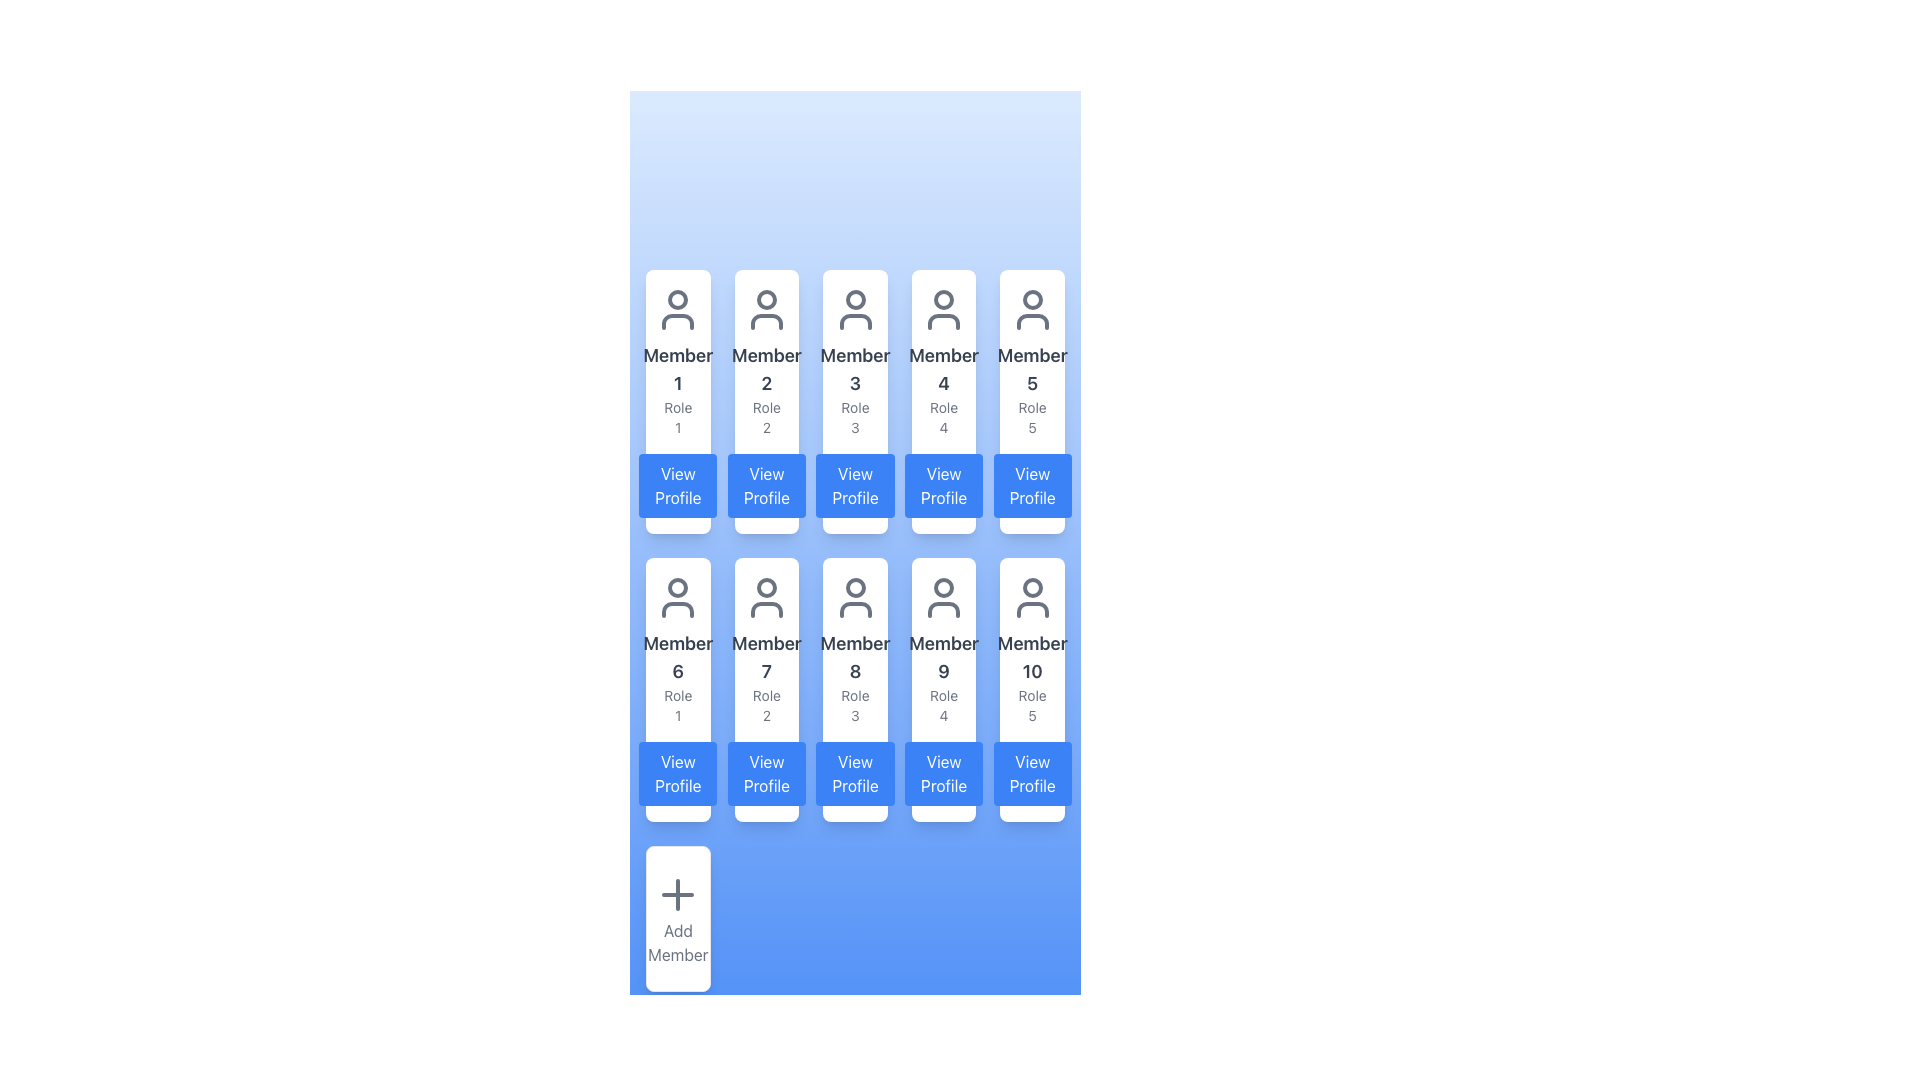  I want to click on the gray user avatar icon representing 'Member 5', so click(1032, 309).